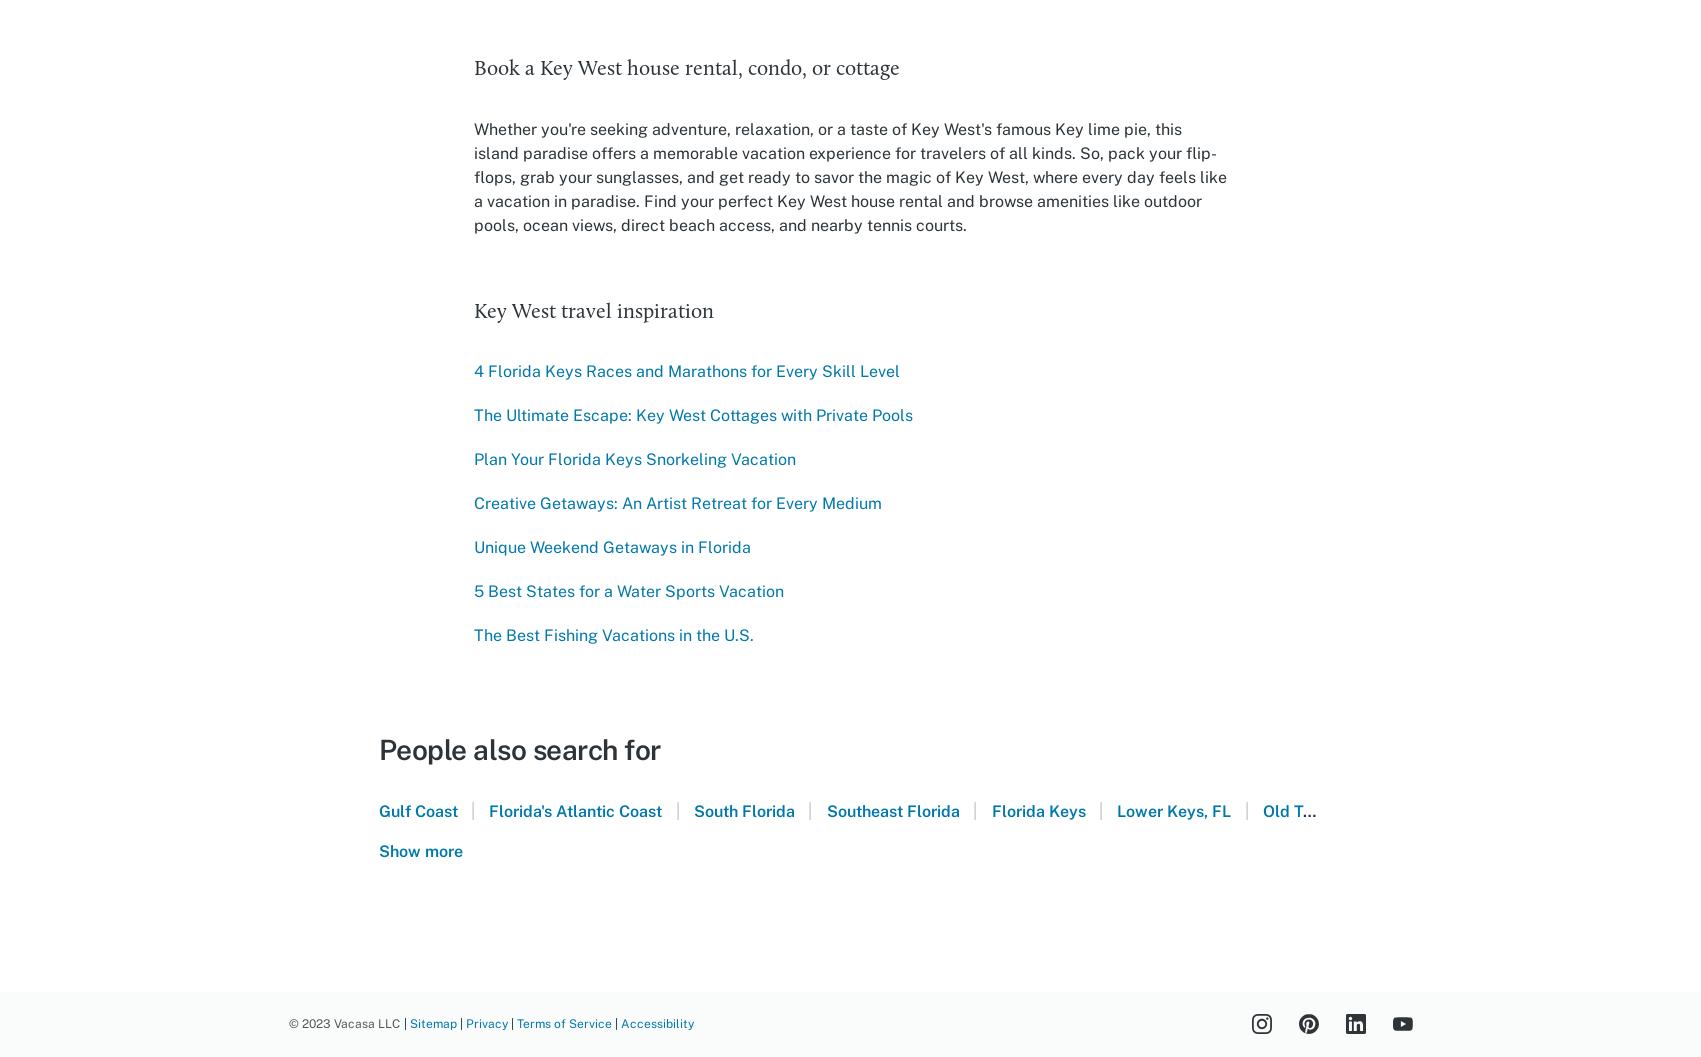  Describe the element at coordinates (563, 1023) in the screenshot. I see `'Terms of Service'` at that location.